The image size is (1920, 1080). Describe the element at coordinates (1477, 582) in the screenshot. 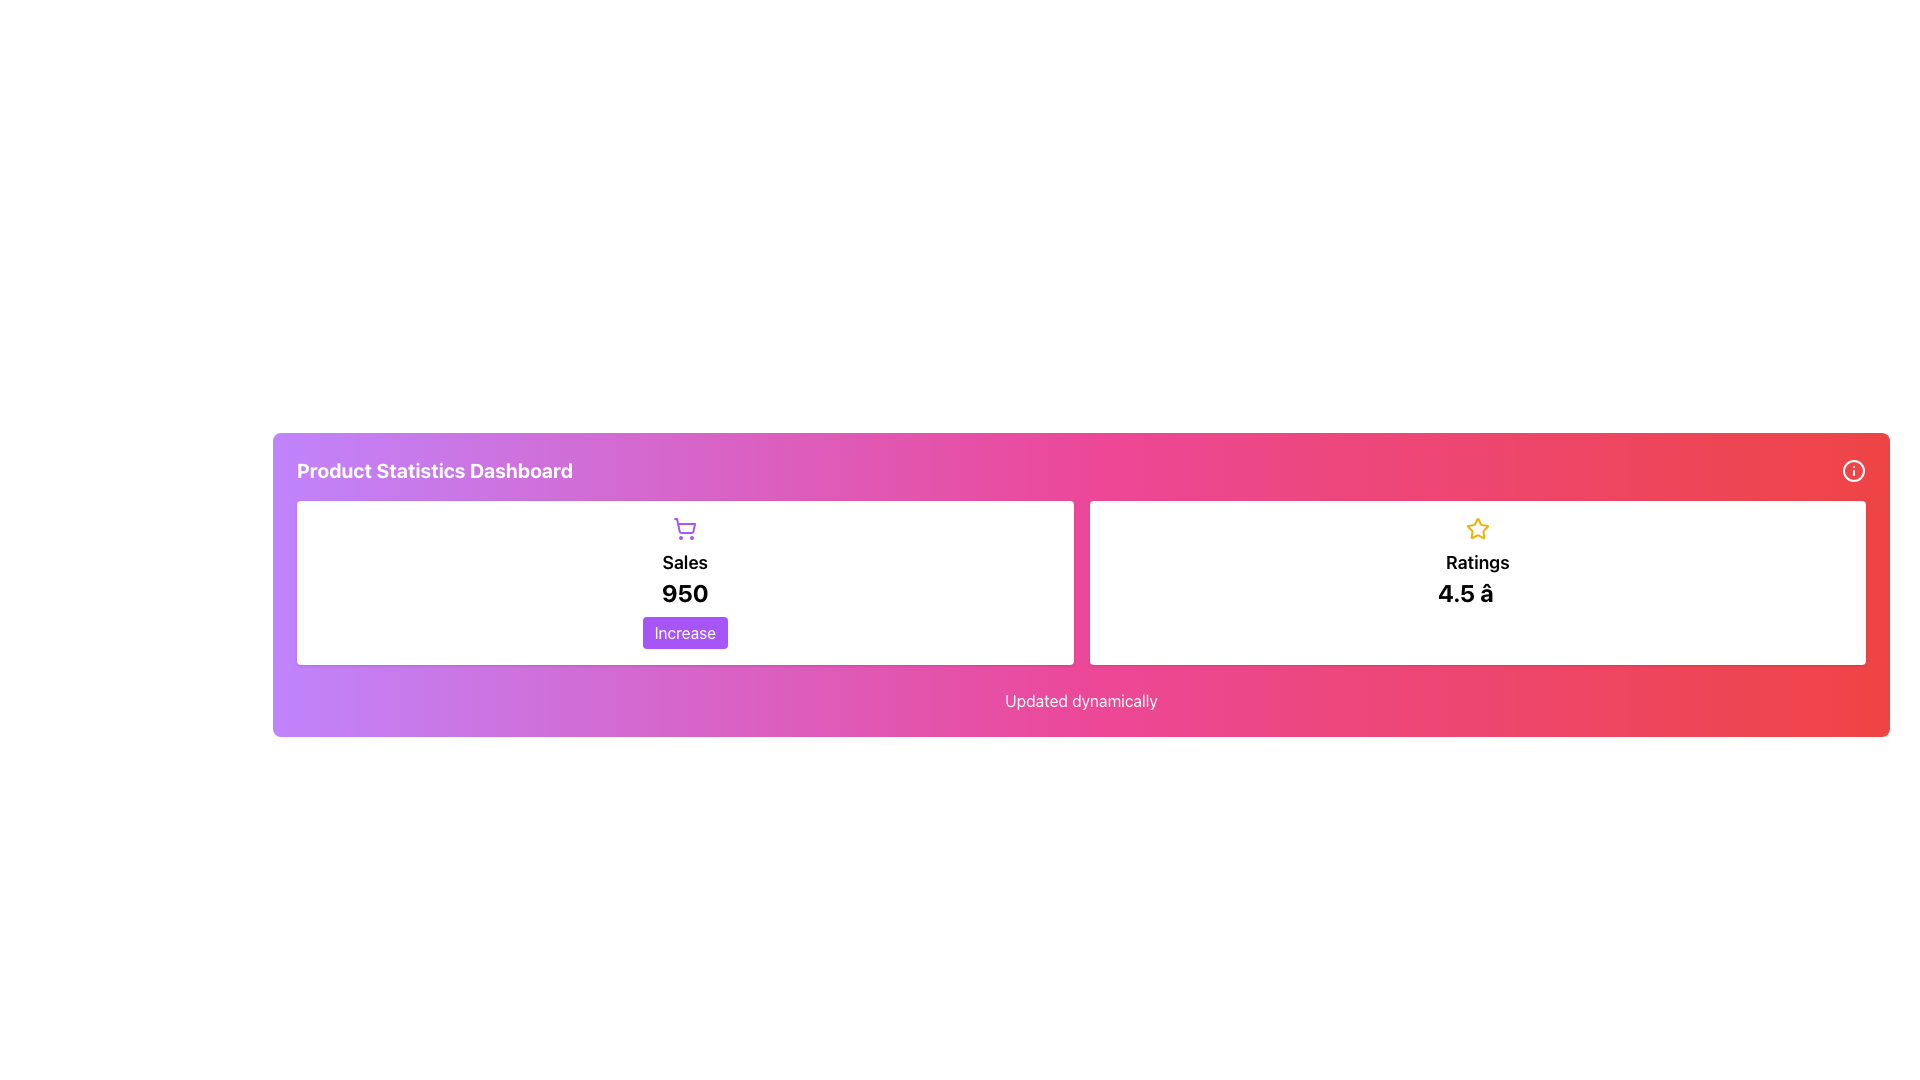

I see `the non-interactive Display Element that shows the rating summary for a product or service, located in the bottom right section of the two-column grid layout` at that location.